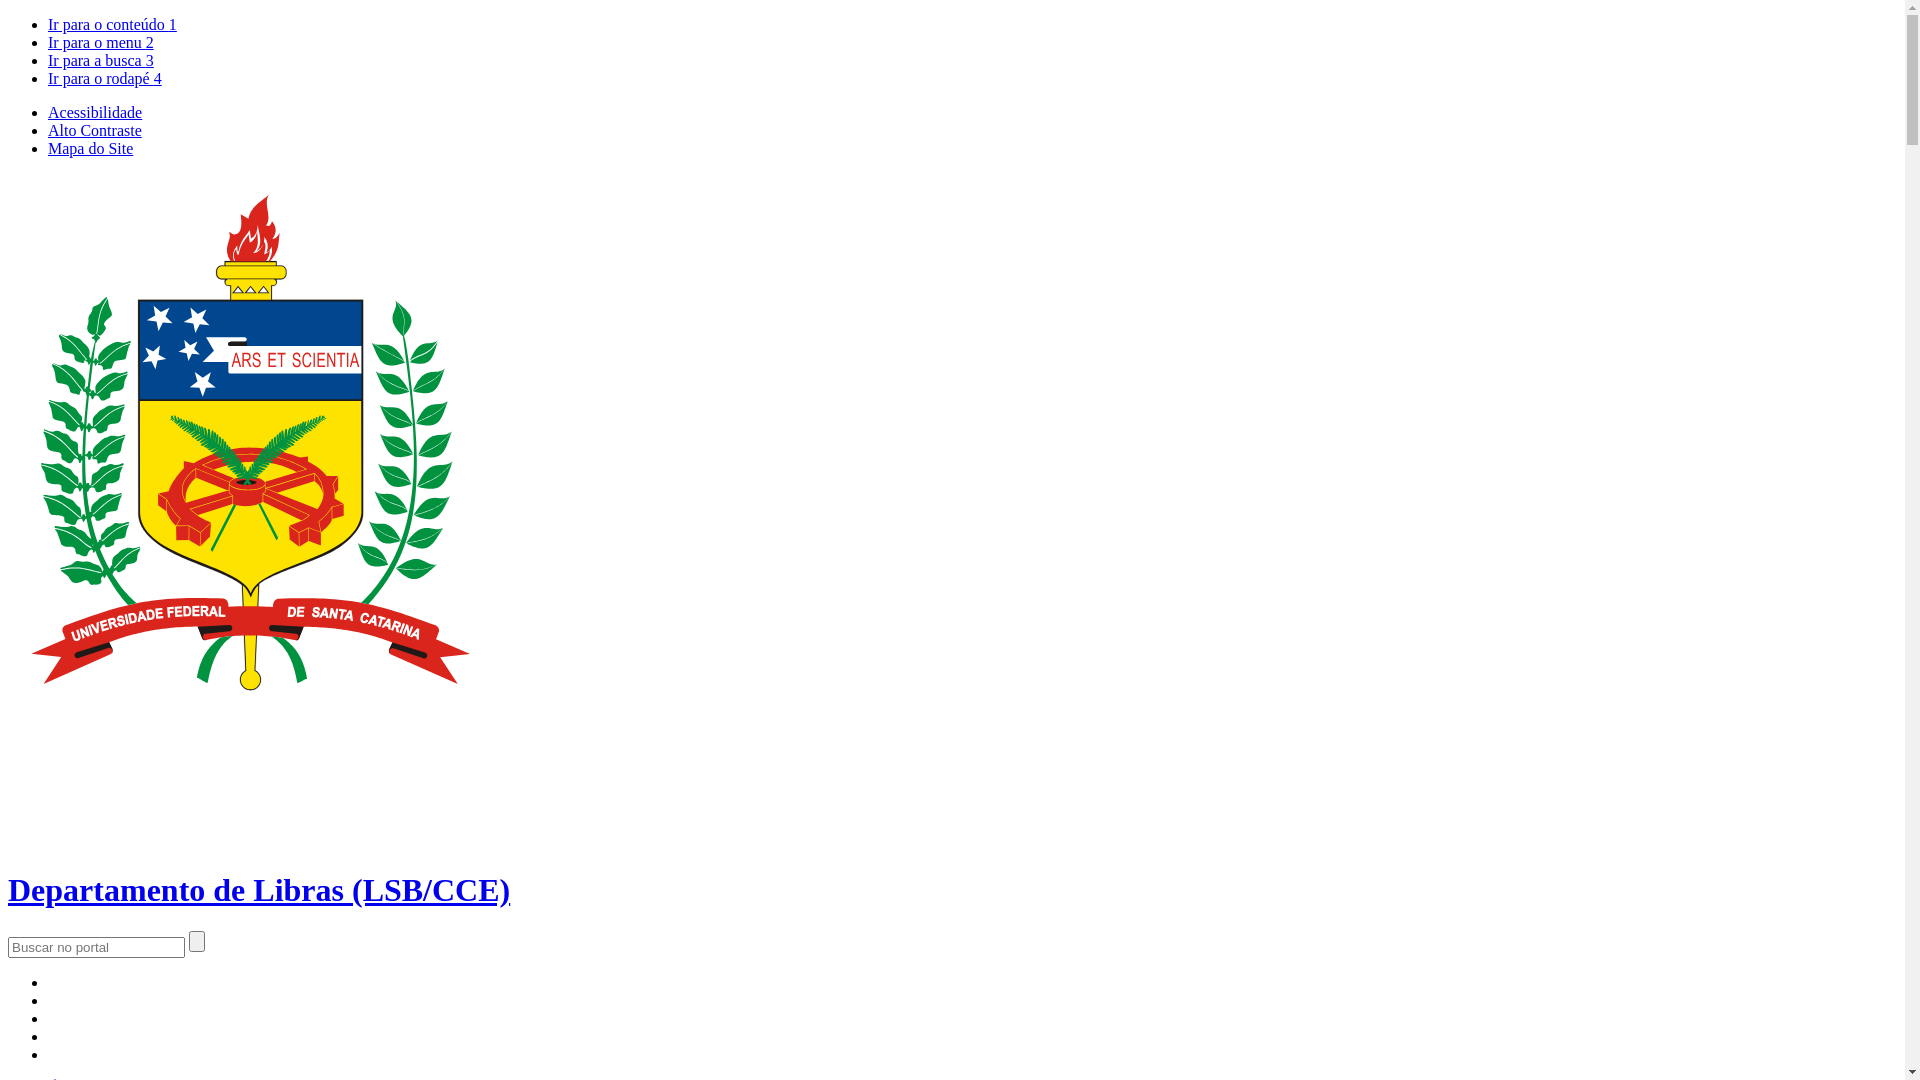 This screenshot has width=1920, height=1080. Describe the element at coordinates (99, 42) in the screenshot. I see `'Ir para o menu 2'` at that location.